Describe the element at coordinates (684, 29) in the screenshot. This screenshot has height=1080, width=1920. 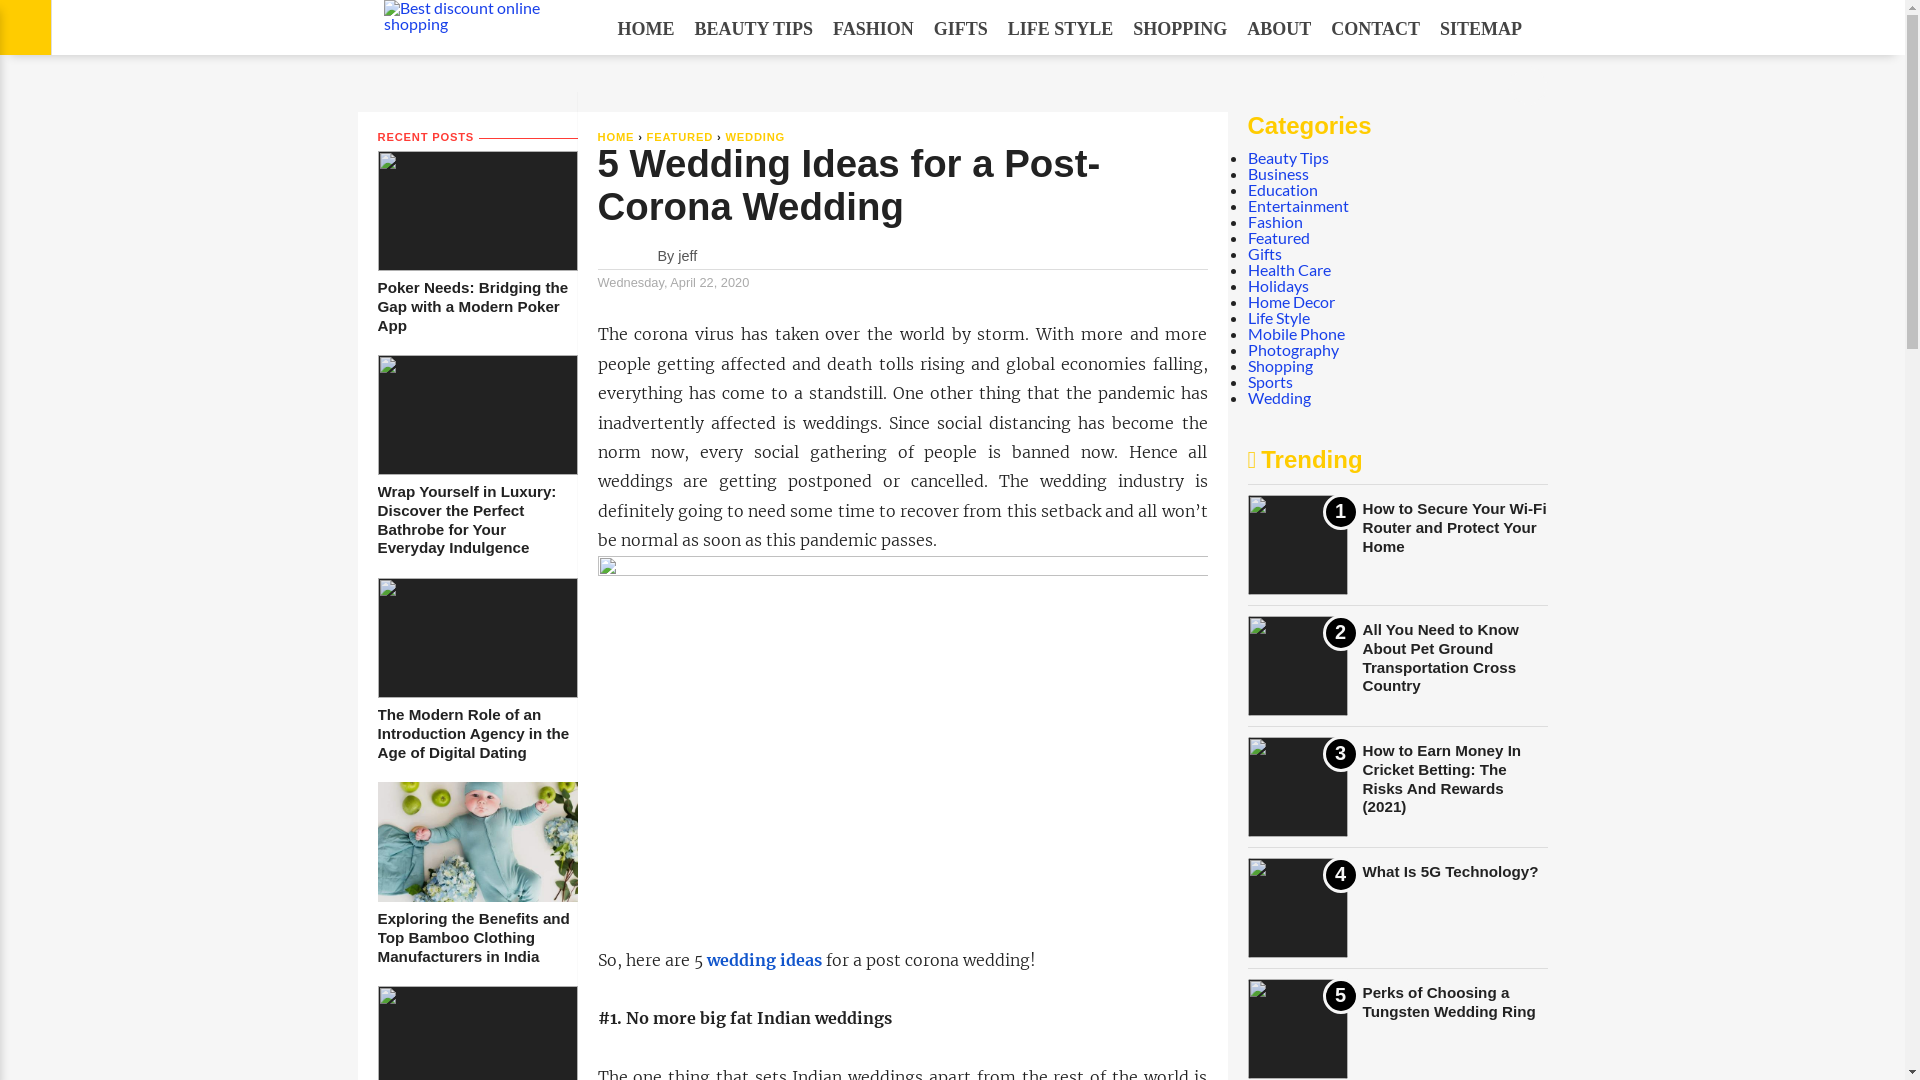
I see `'BEAUTY TIPS'` at that location.